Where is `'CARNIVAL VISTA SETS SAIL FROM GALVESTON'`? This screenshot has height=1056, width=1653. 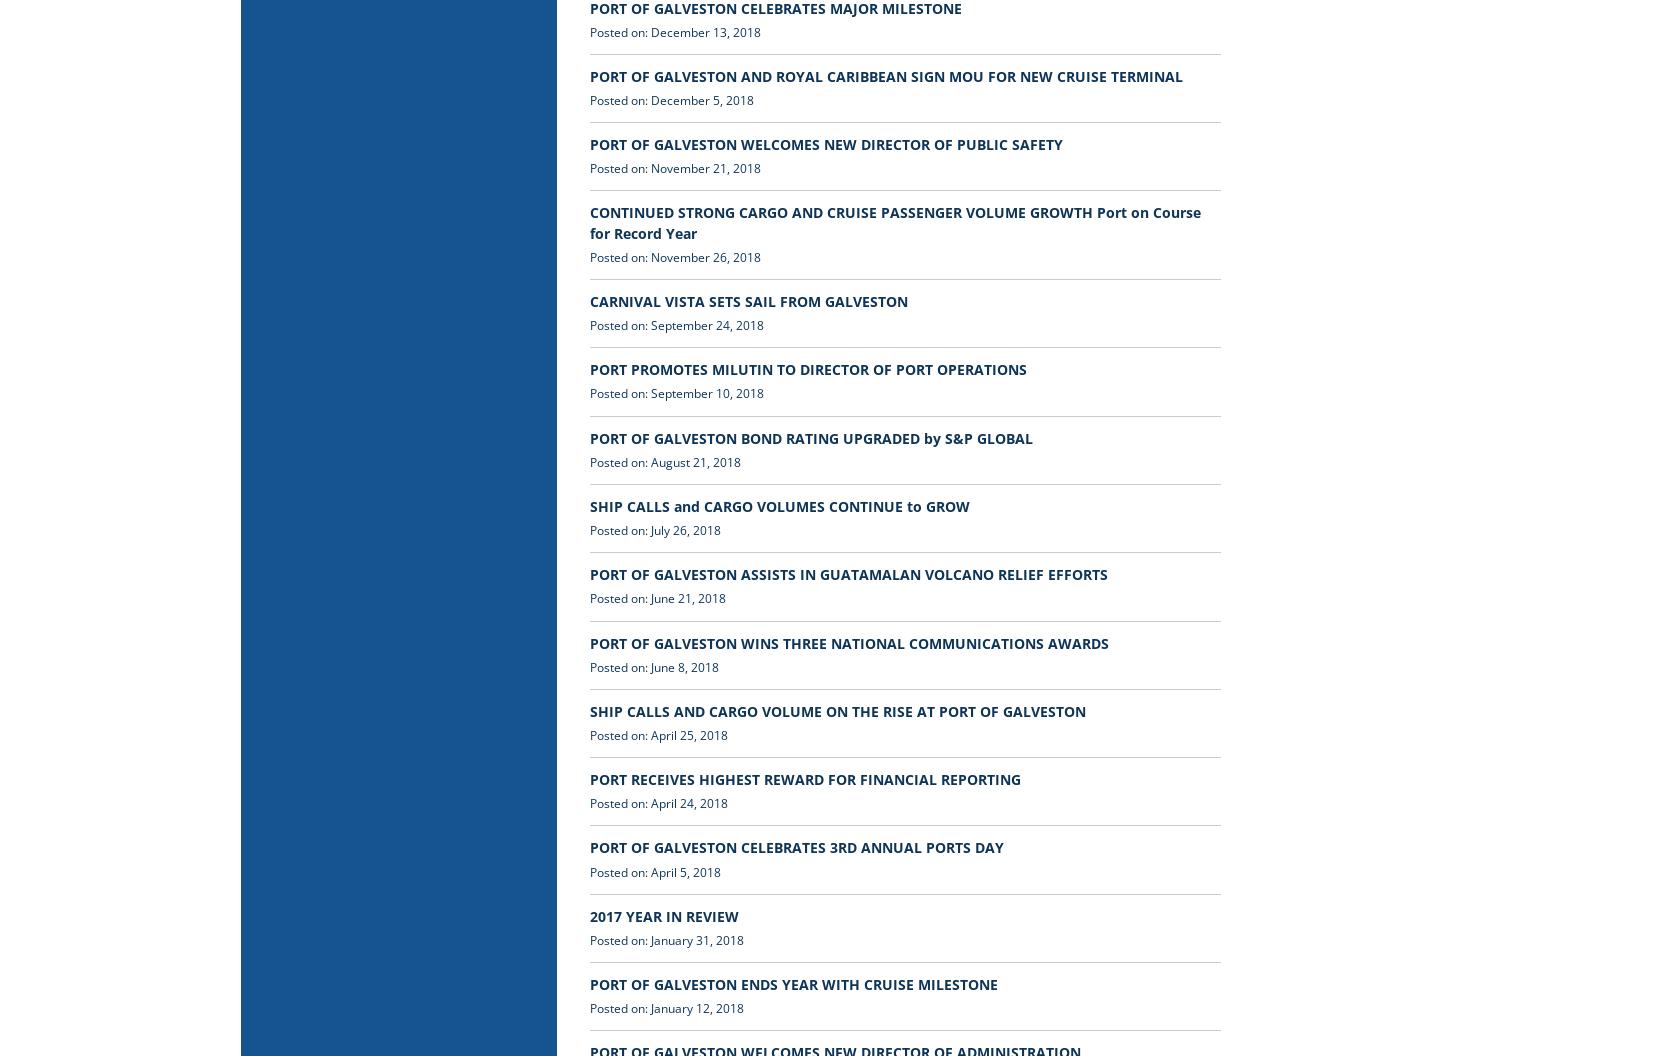 'CARNIVAL VISTA SETS SAIL FROM GALVESTON' is located at coordinates (588, 300).